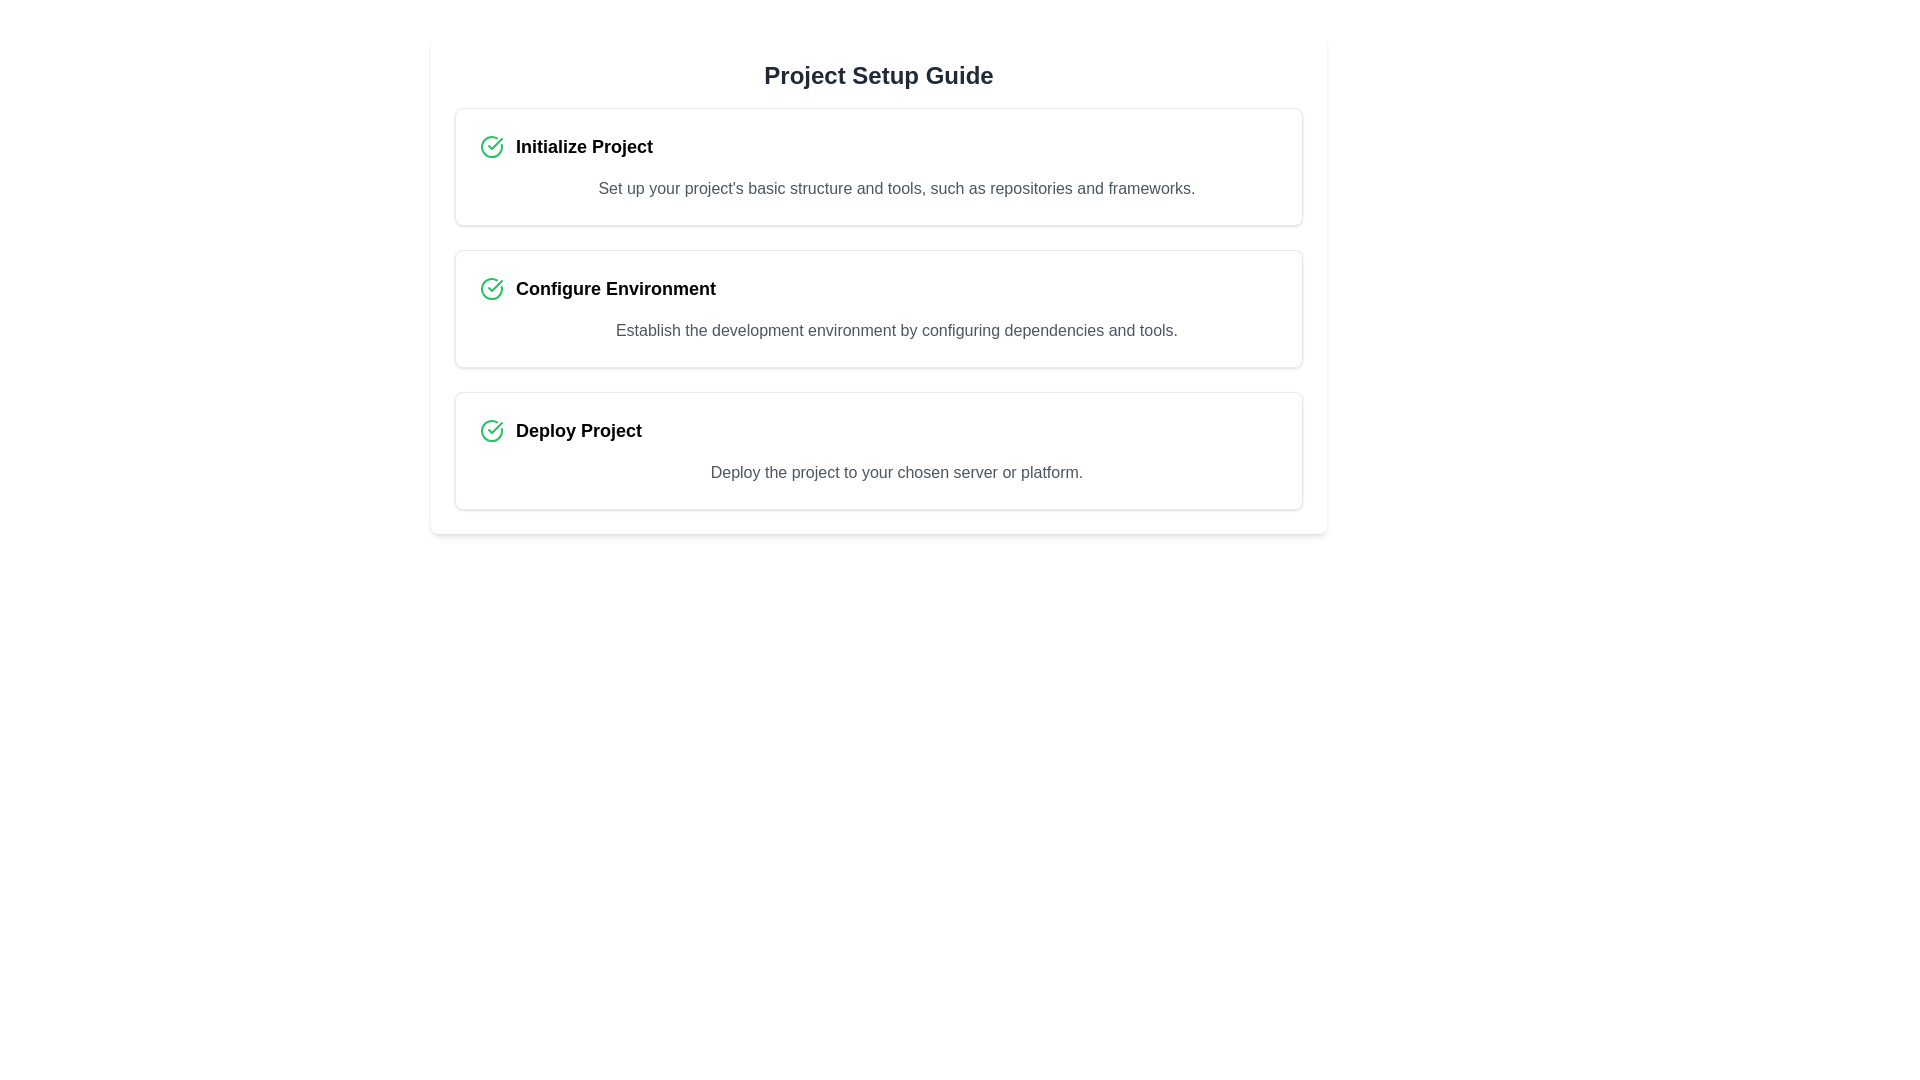 The width and height of the screenshot is (1920, 1080). Describe the element at coordinates (878, 75) in the screenshot. I see `the large, bold title text 'Project Setup Guide' which is prominently displayed at the top of its containing section` at that location.